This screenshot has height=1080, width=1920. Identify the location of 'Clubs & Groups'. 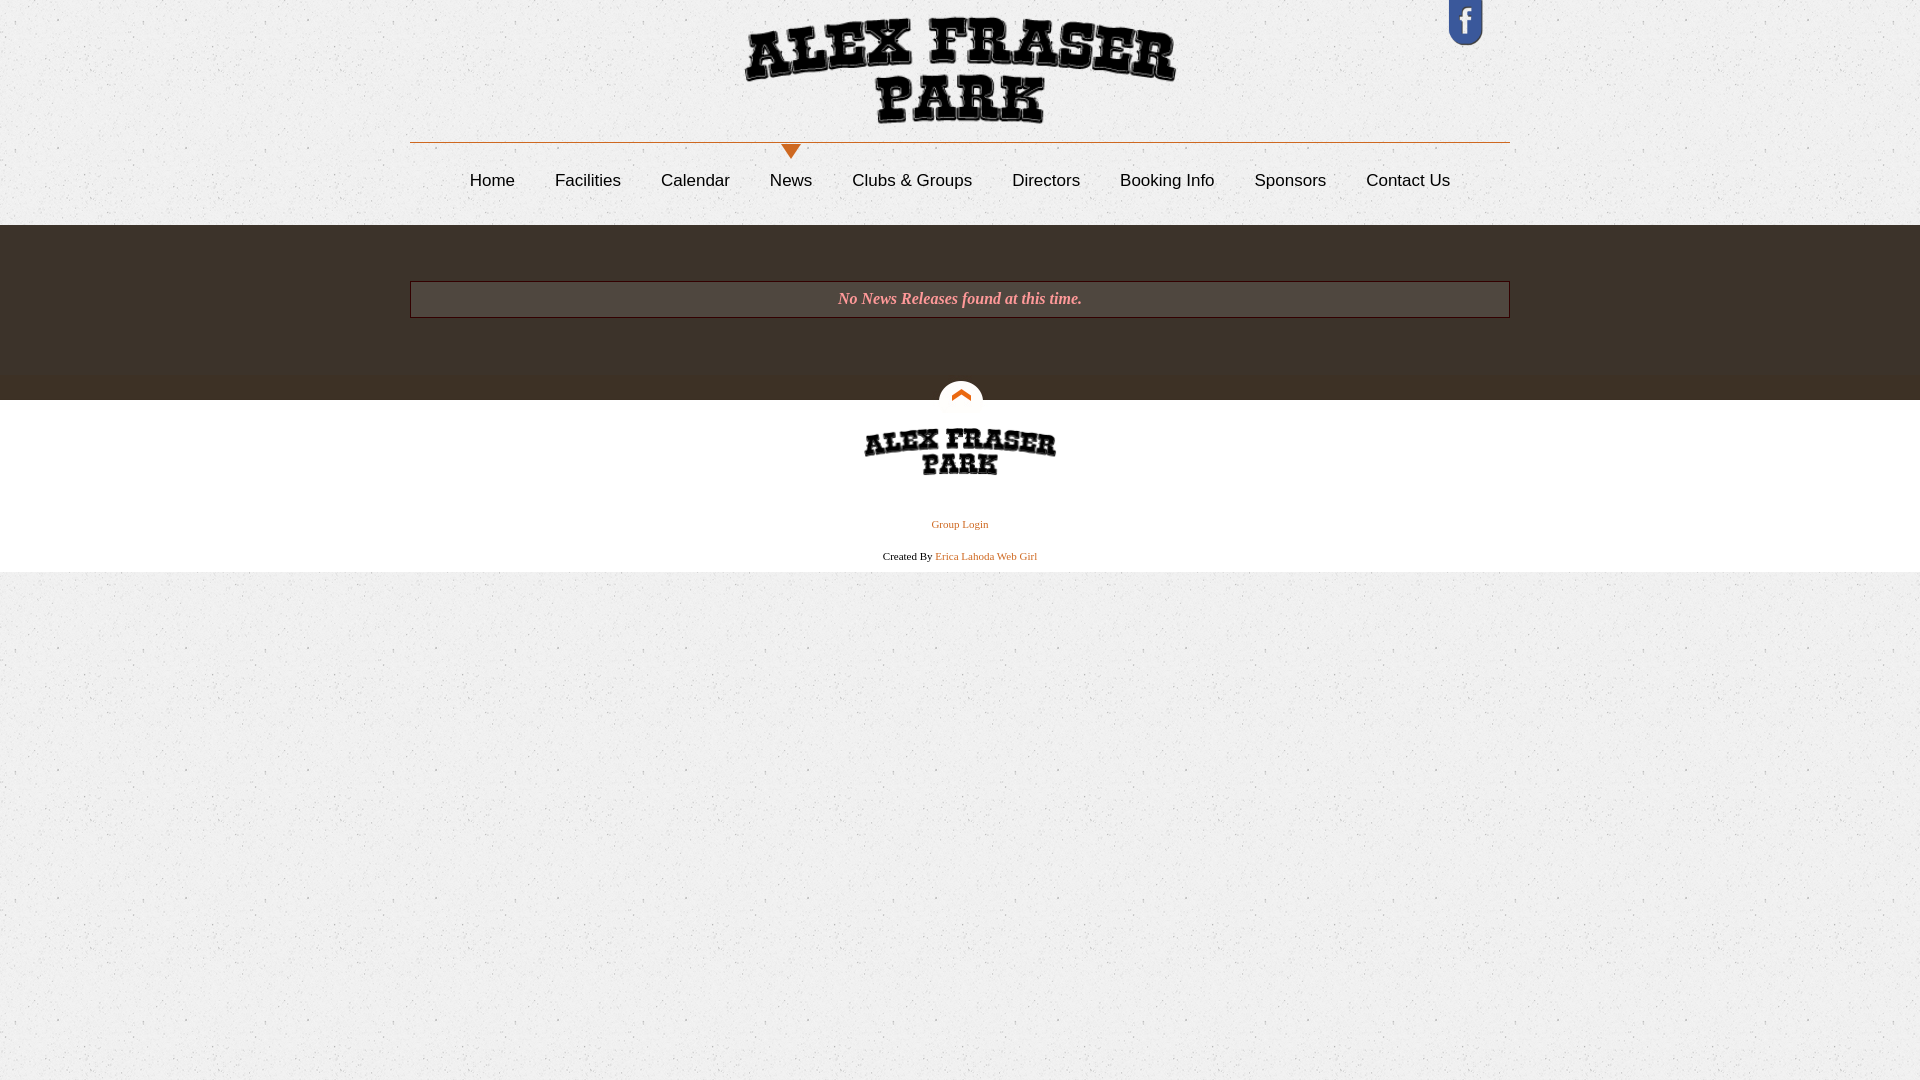
(911, 180).